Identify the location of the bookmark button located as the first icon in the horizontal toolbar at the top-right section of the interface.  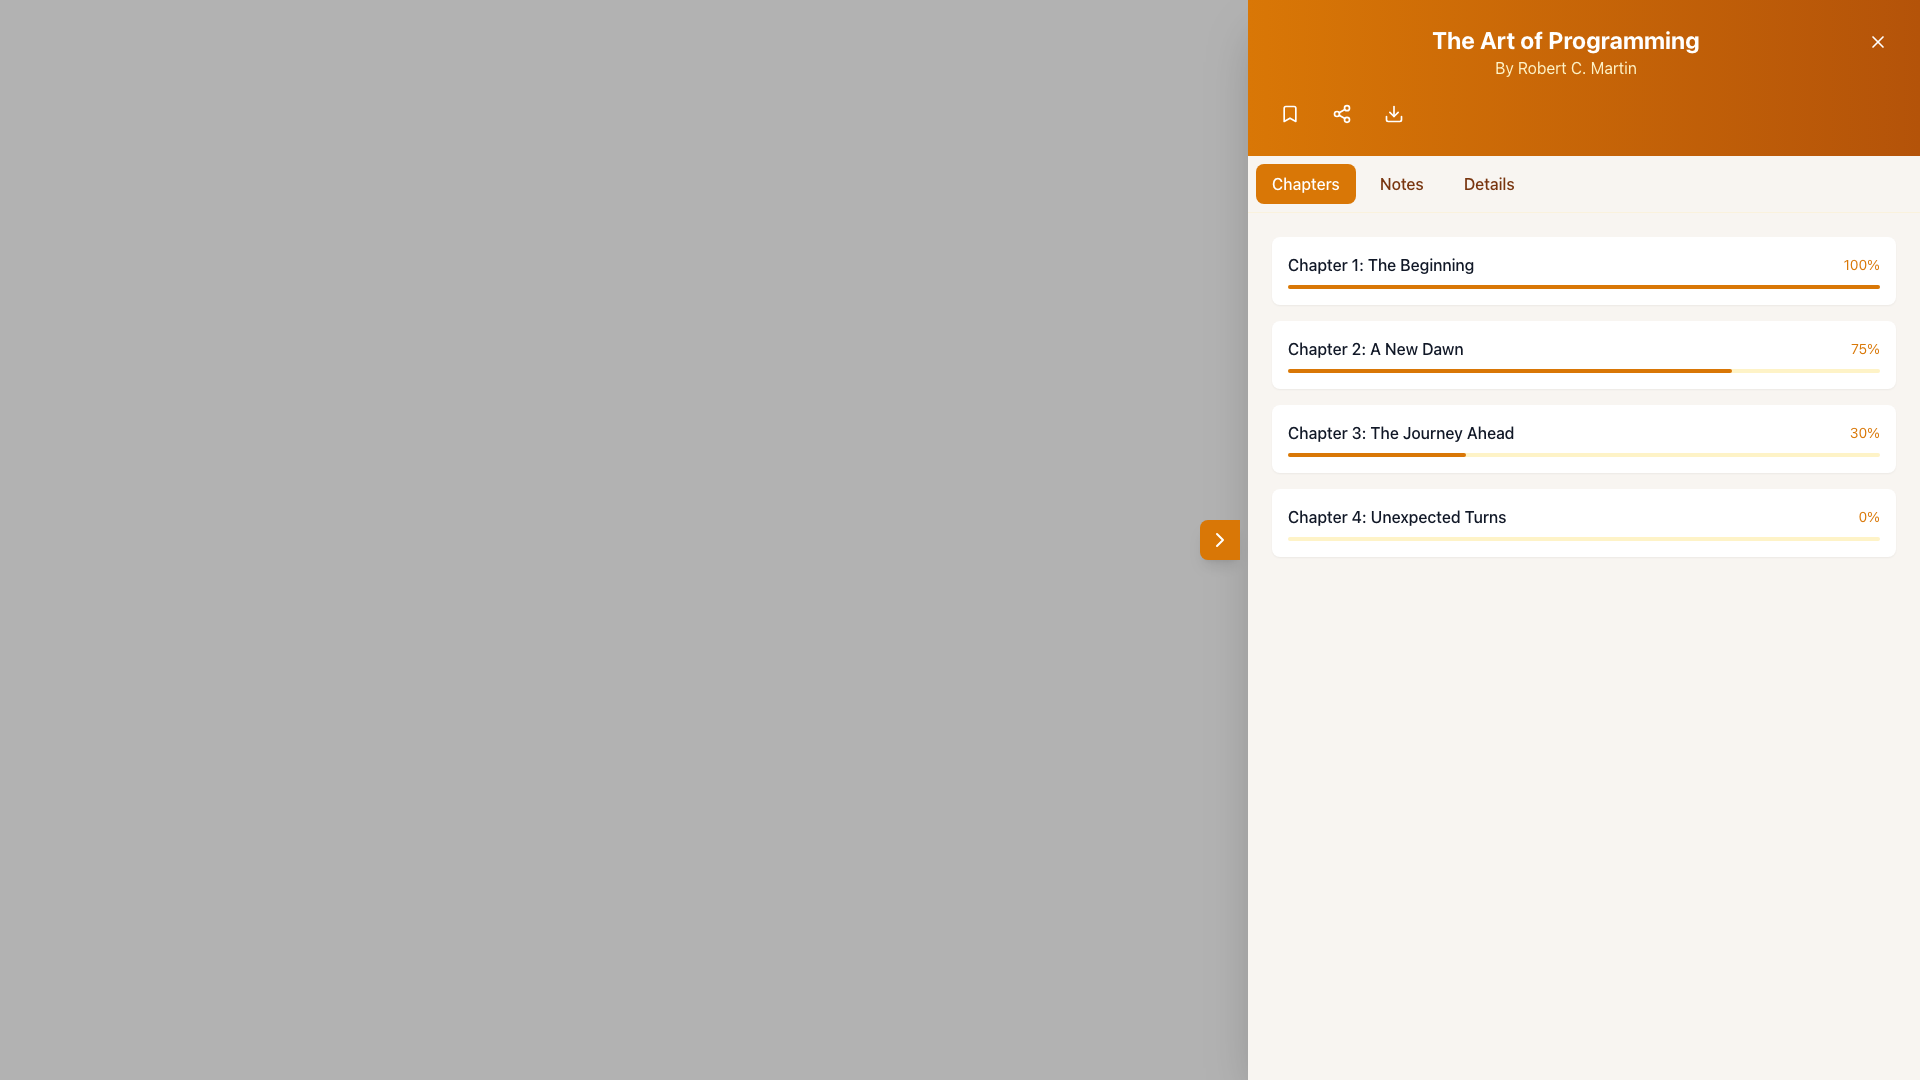
(1290, 114).